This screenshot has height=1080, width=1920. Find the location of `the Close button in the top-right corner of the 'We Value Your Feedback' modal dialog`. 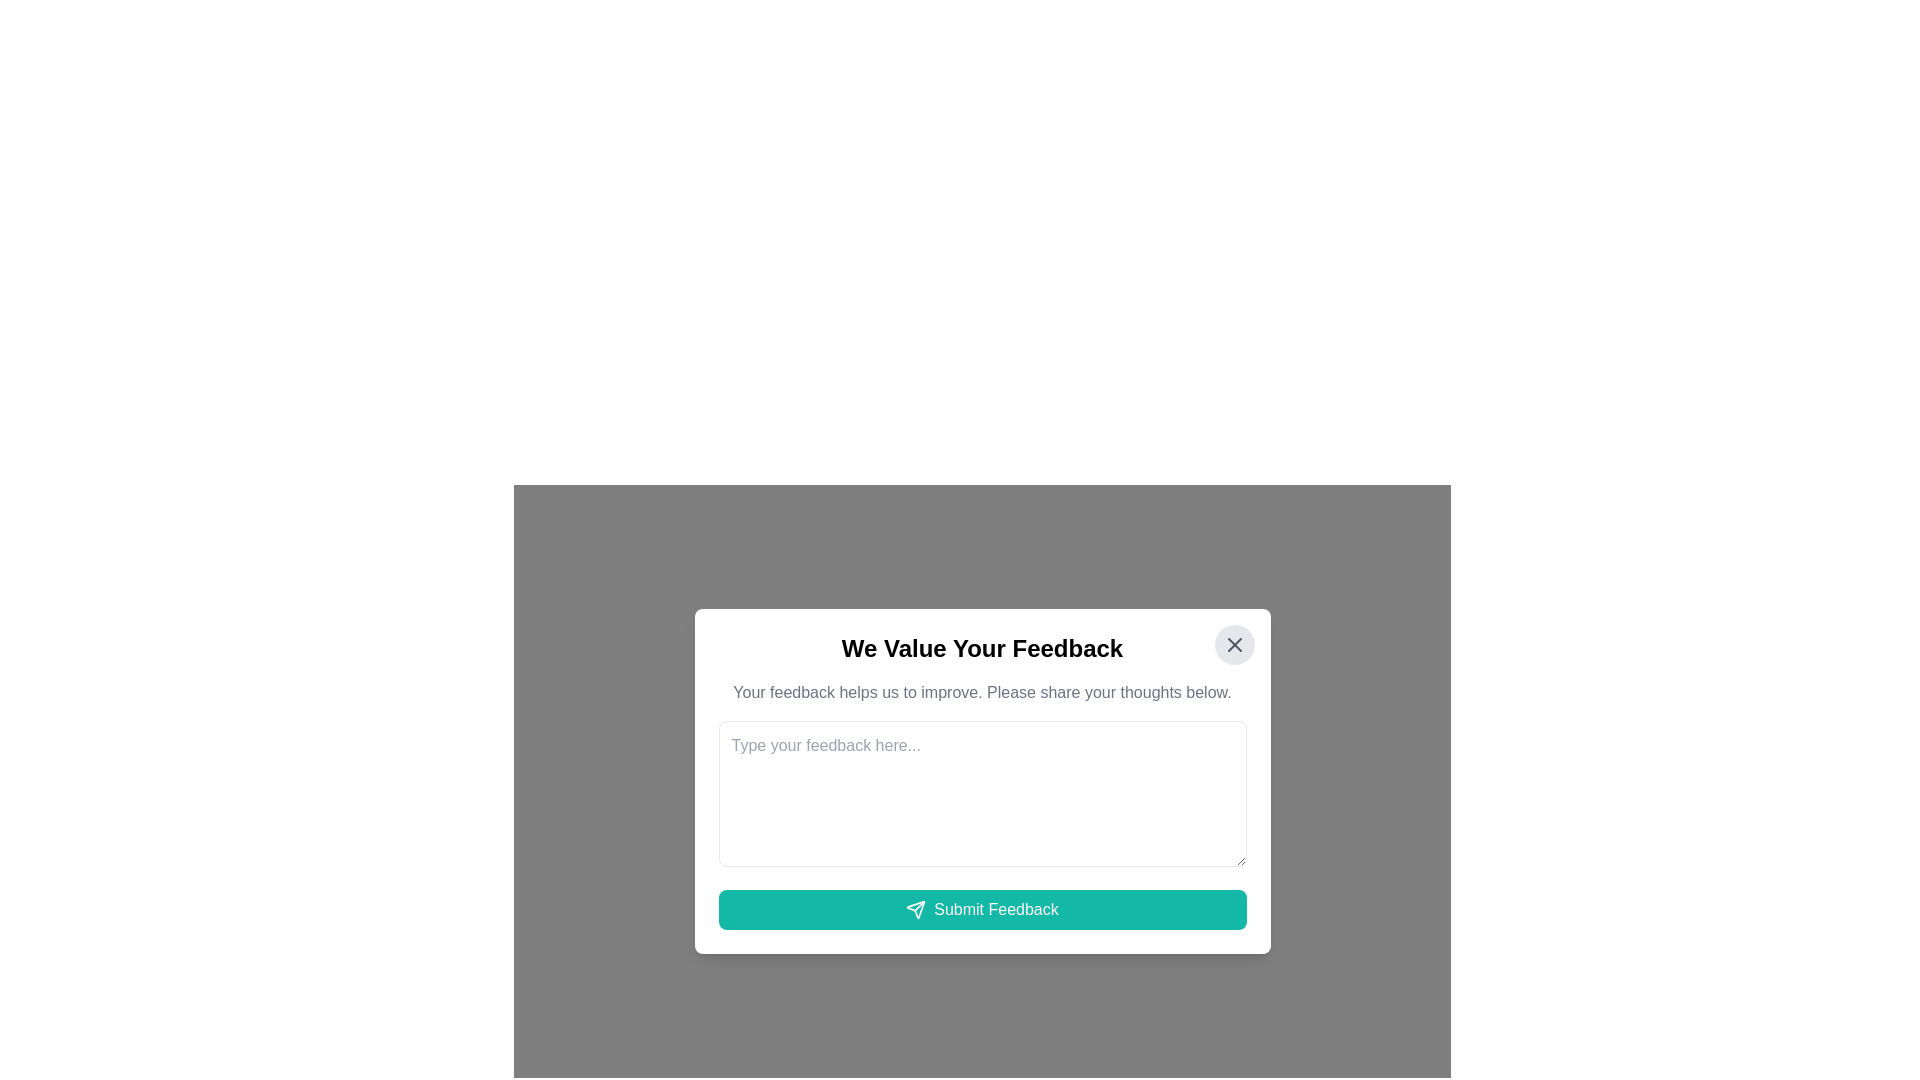

the Close button in the top-right corner of the 'We Value Your Feedback' modal dialog is located at coordinates (1233, 644).